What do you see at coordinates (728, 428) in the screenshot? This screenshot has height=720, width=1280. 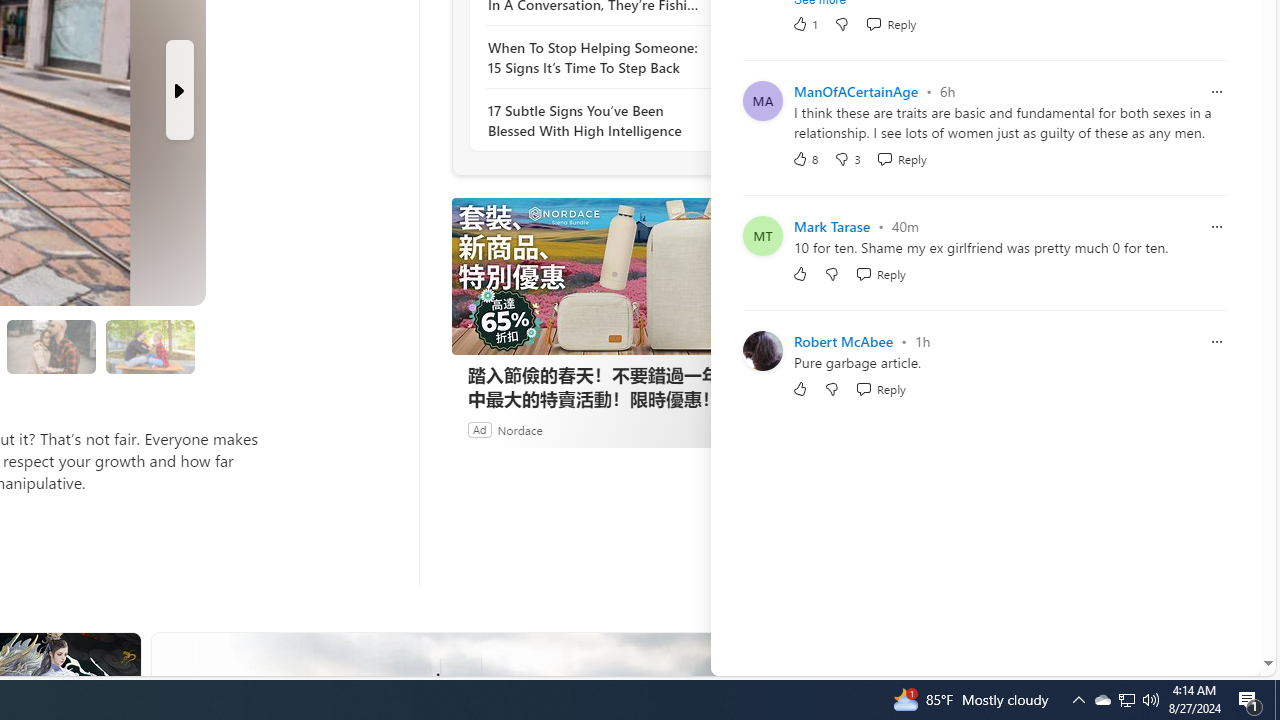 I see `'Ad Choice'` at bounding box center [728, 428].